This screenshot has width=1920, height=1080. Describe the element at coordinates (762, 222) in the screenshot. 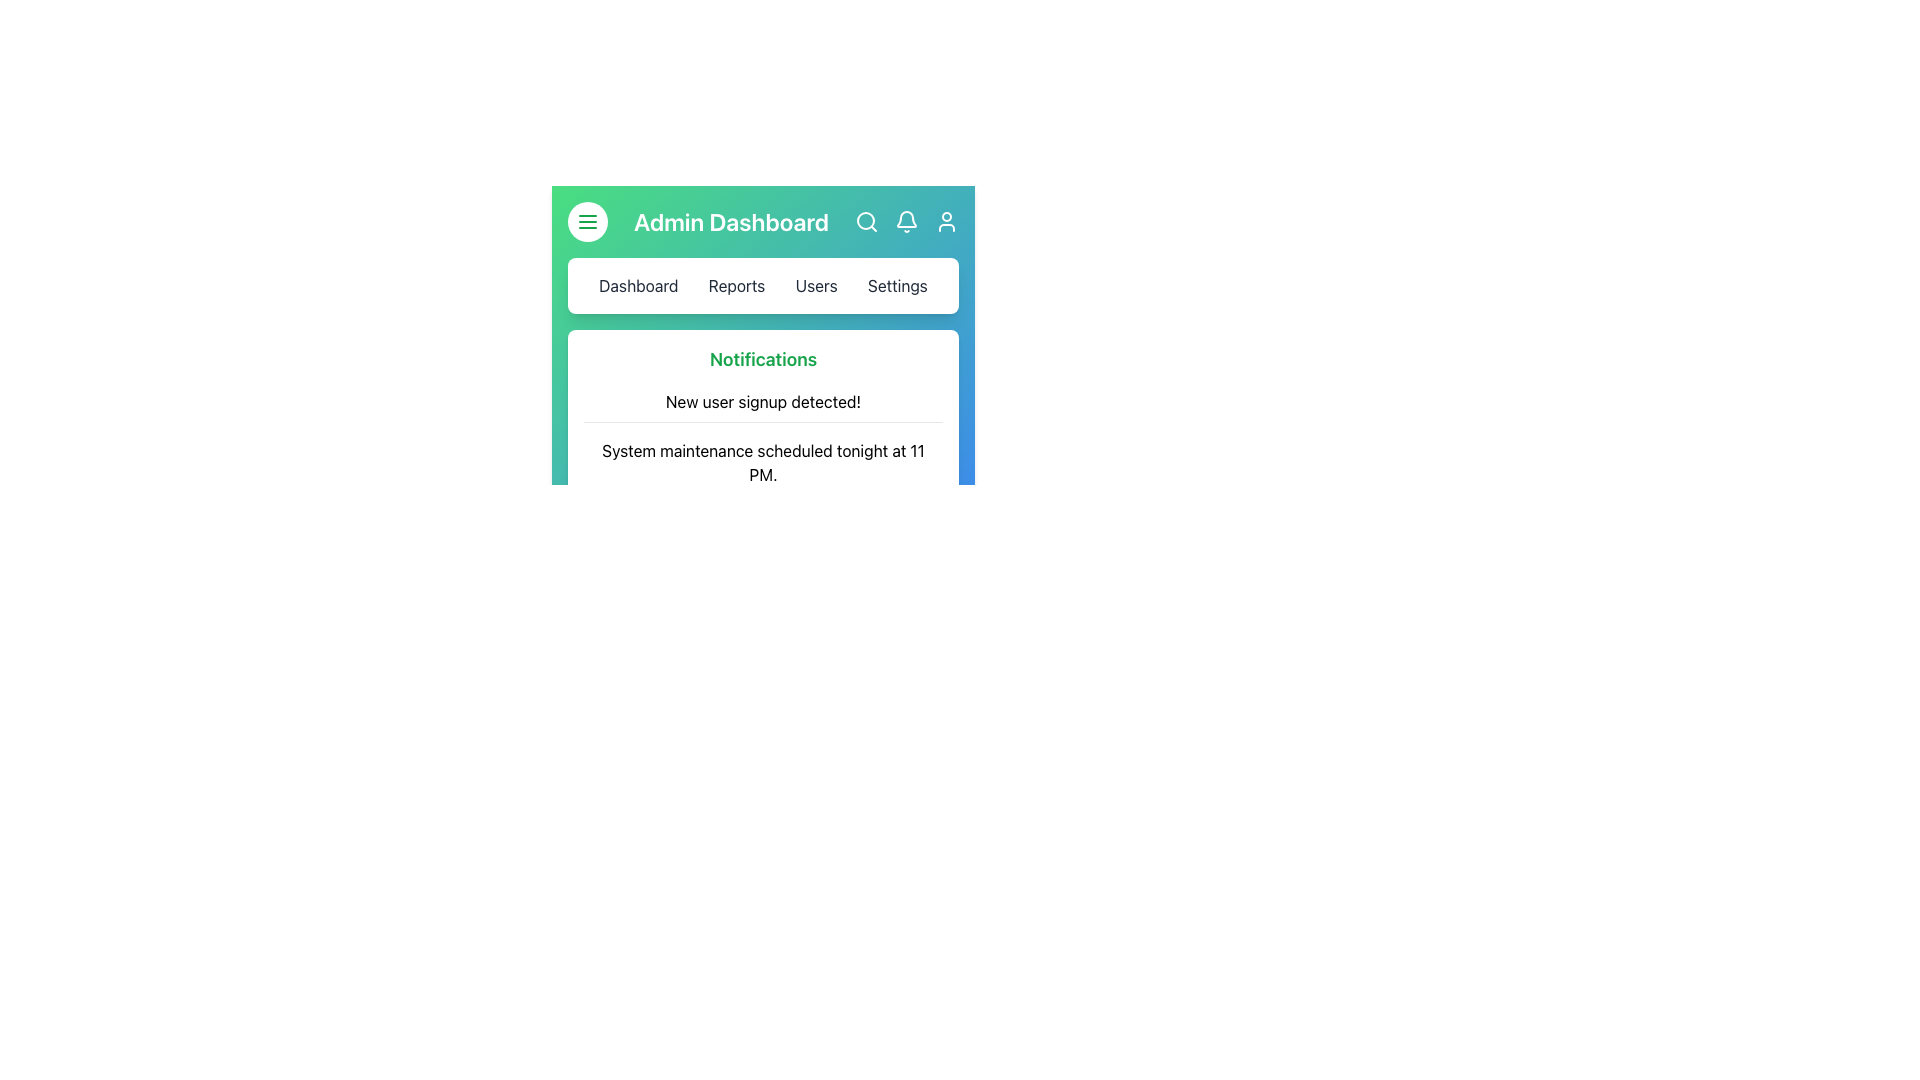

I see `the Text label located in the header section of the admin dashboard, which serves as the title or label indicating the current view or functionality` at that location.